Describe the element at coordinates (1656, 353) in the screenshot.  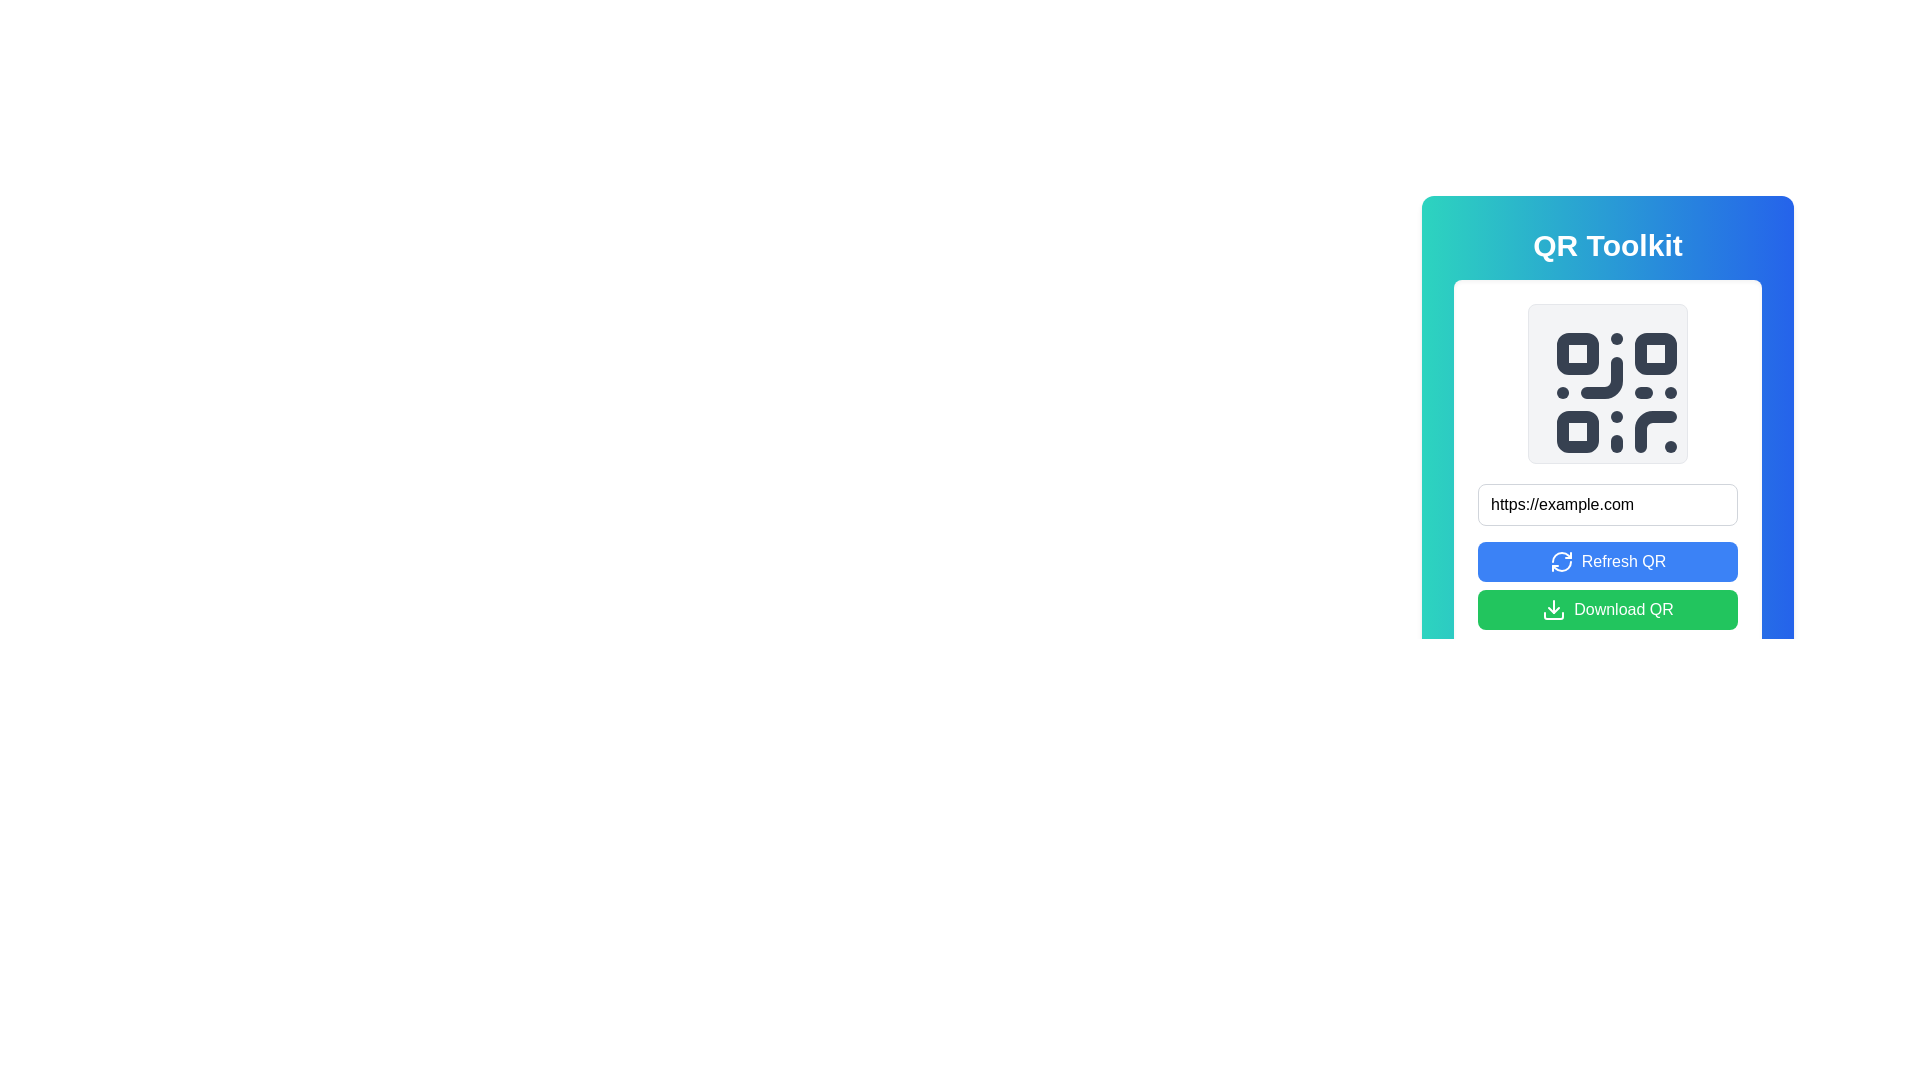
I see `the top-right graphical component of the QR code representation that contributes to its structure and data encoding` at that location.